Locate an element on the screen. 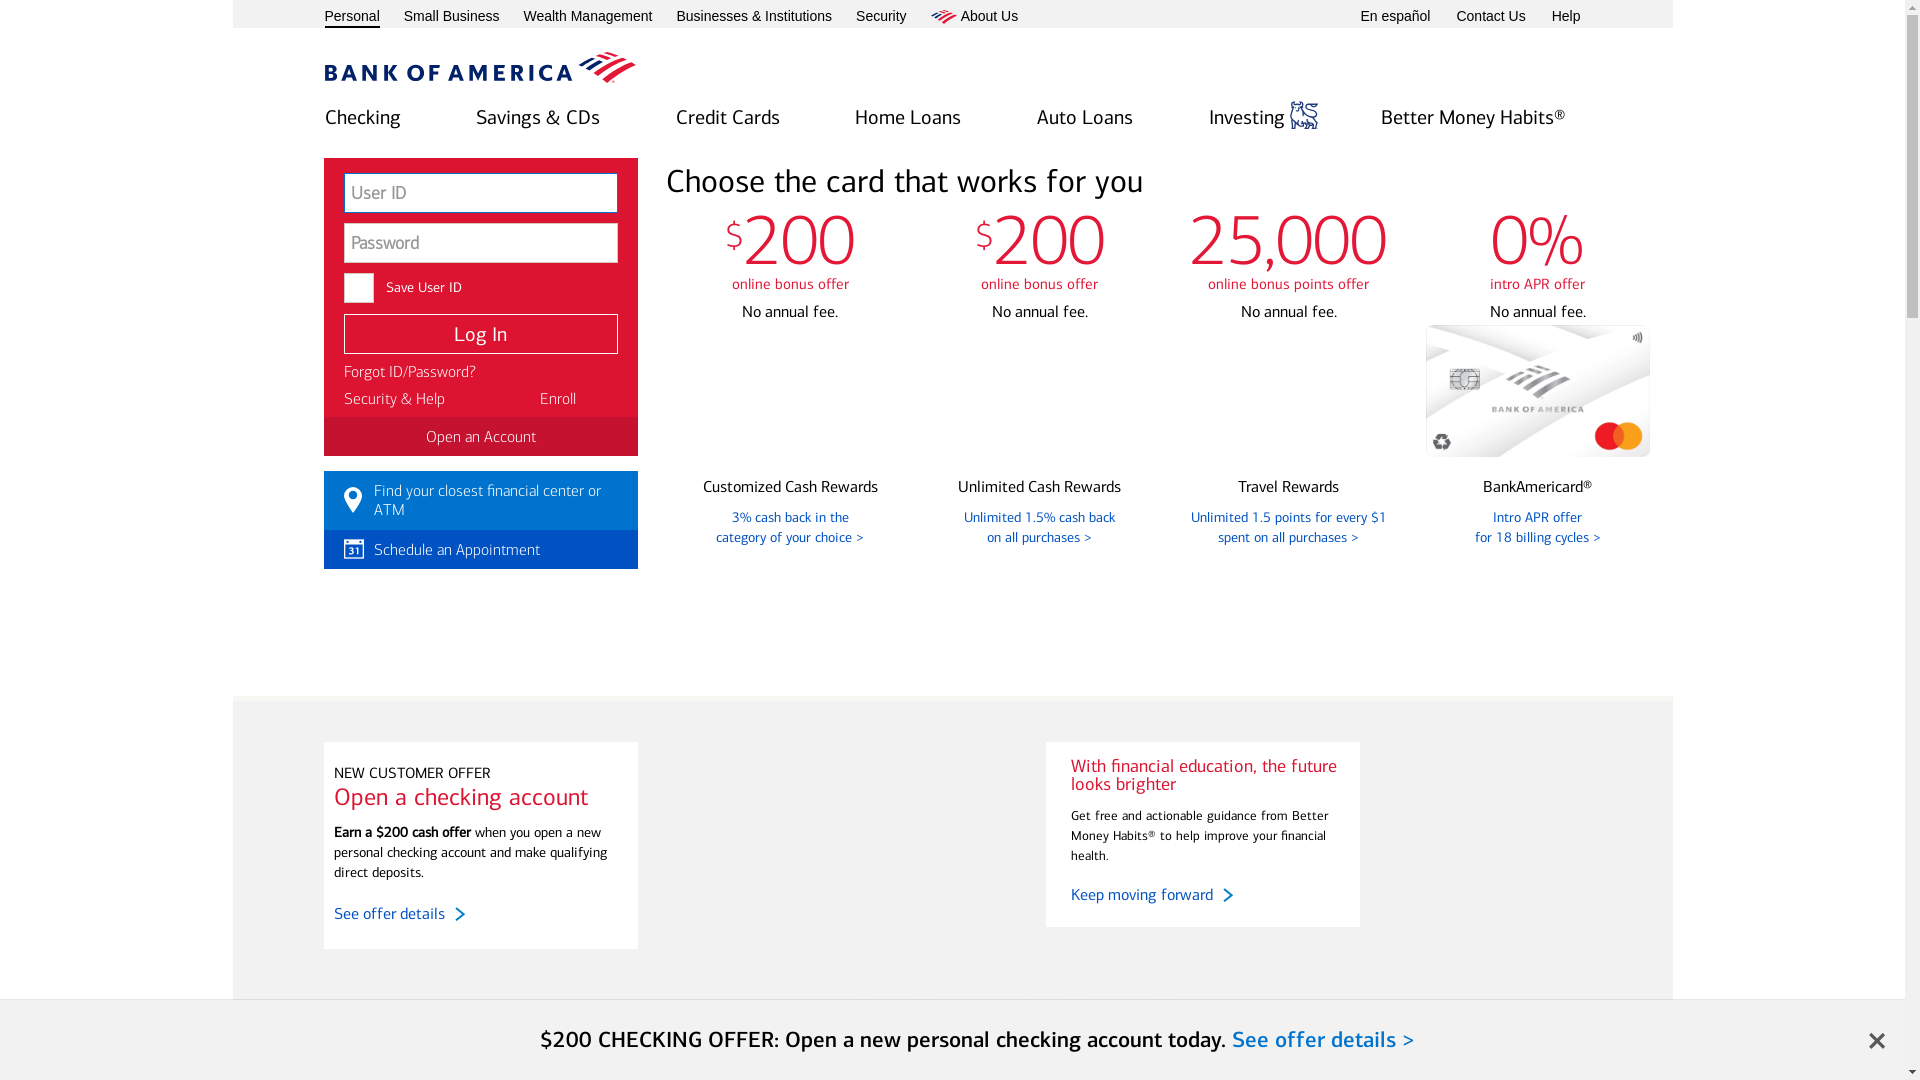 The image size is (1920, 1080). 'Businesses & Institutions' is located at coordinates (752, 16).